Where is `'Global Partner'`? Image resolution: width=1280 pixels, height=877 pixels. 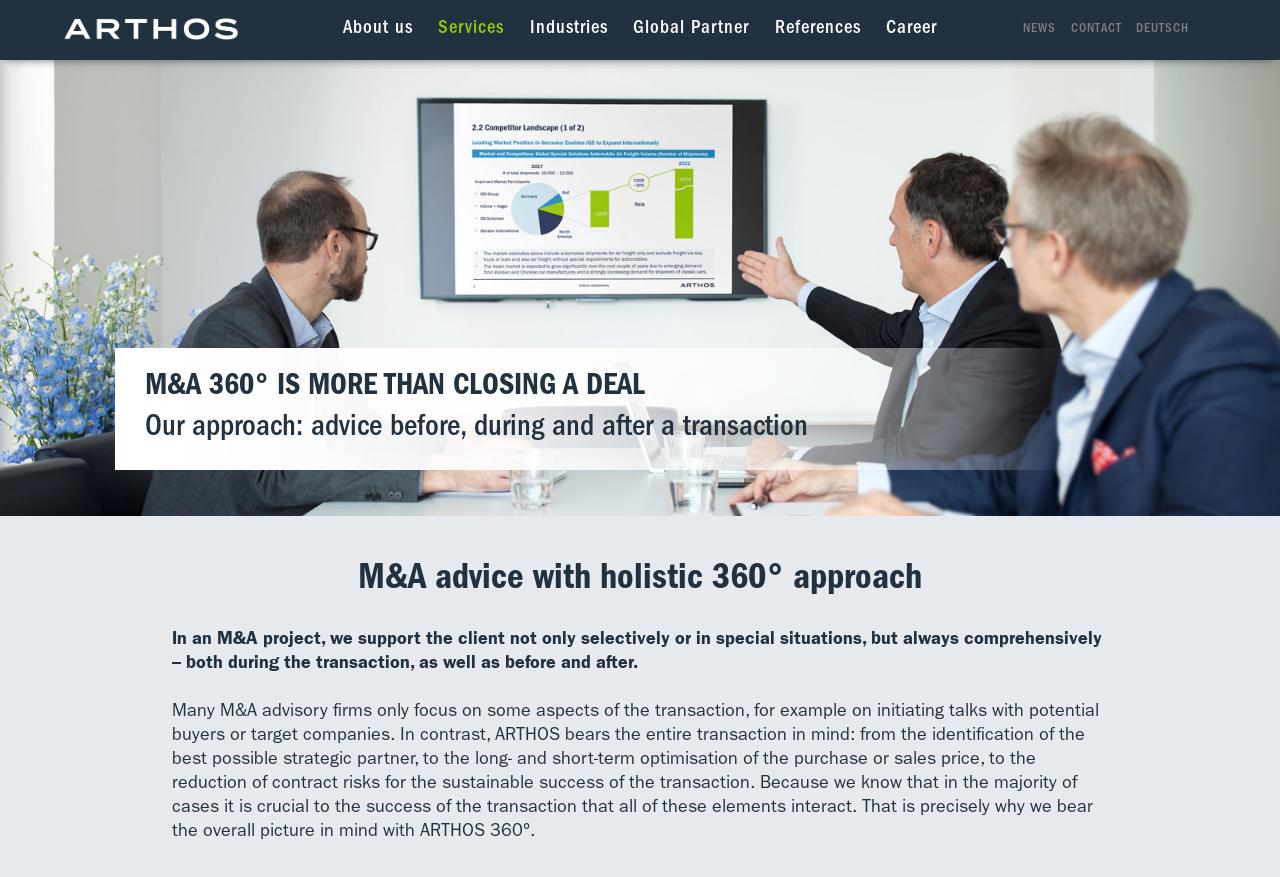 'Global Partner' is located at coordinates (690, 28).